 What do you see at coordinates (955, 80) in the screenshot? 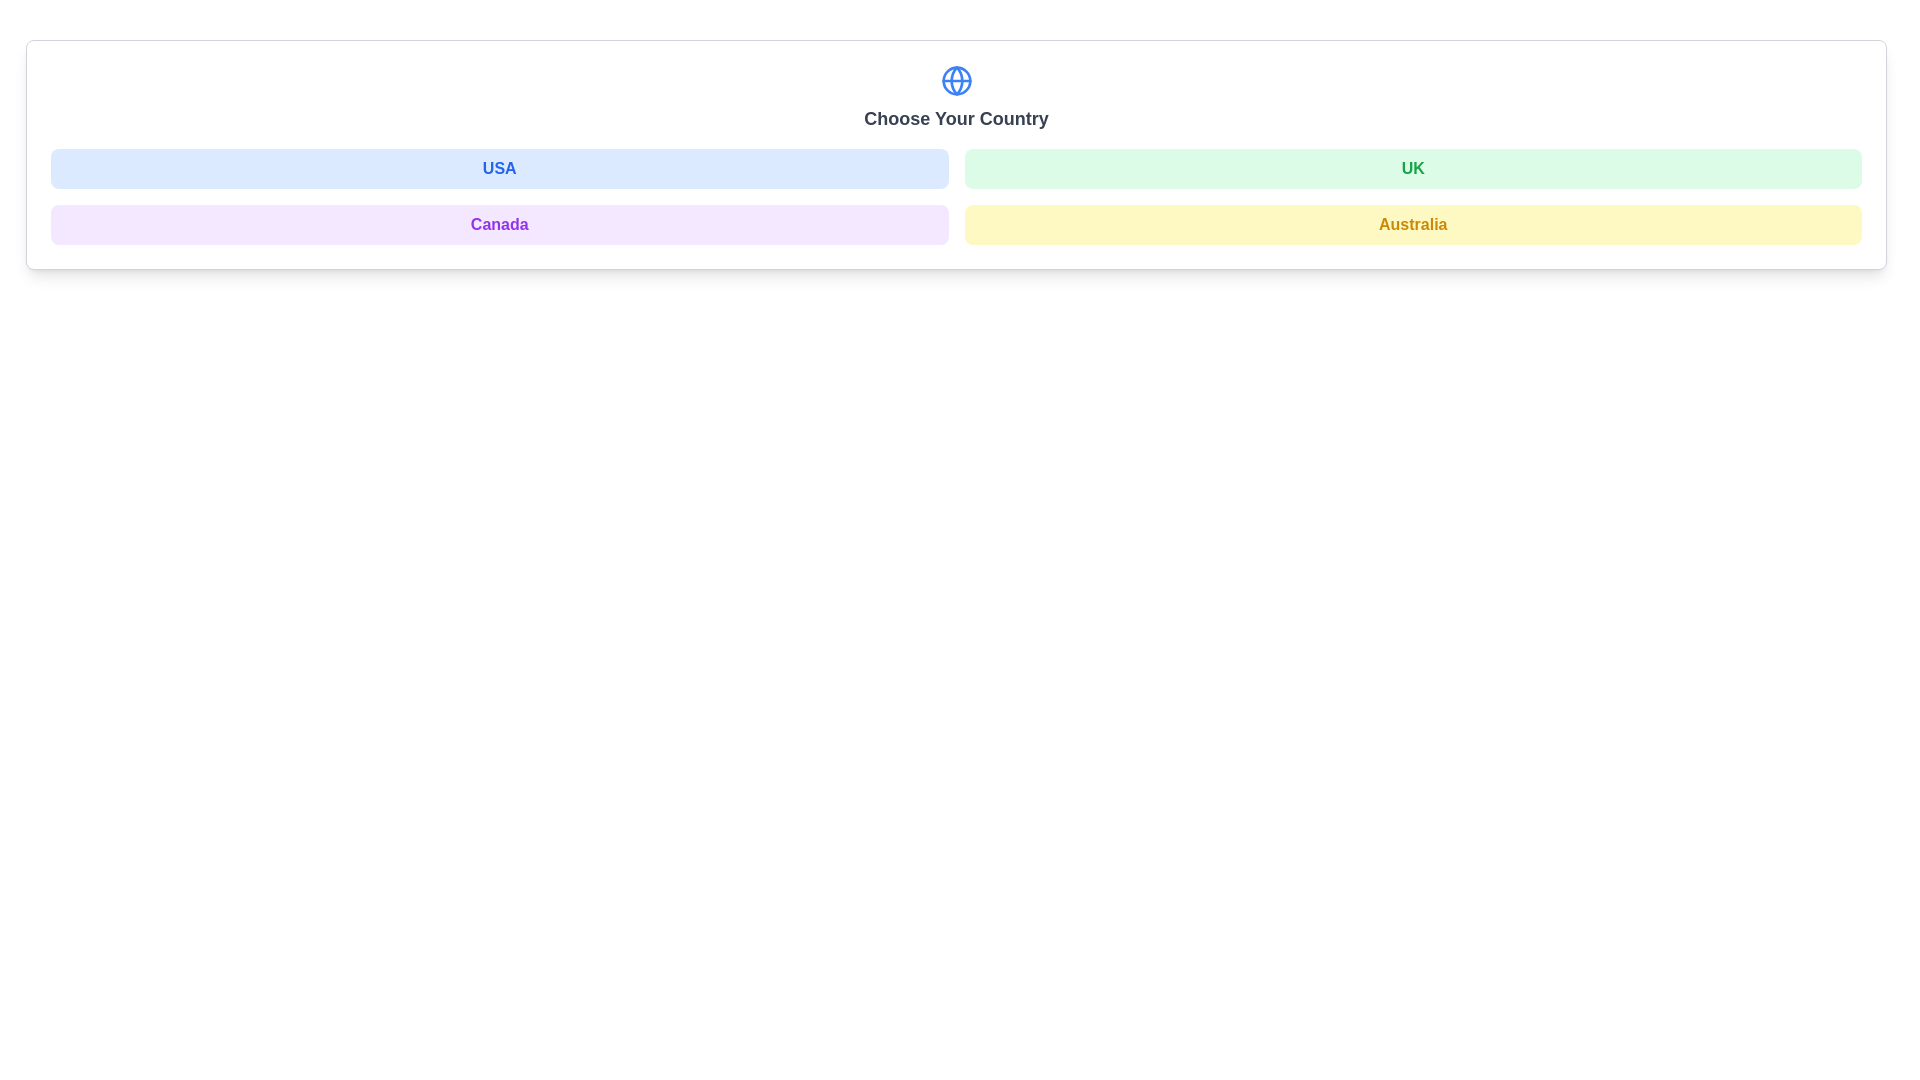
I see `the globe icon, which is visually positioned centrally above the text 'Choose Your Country'` at bounding box center [955, 80].